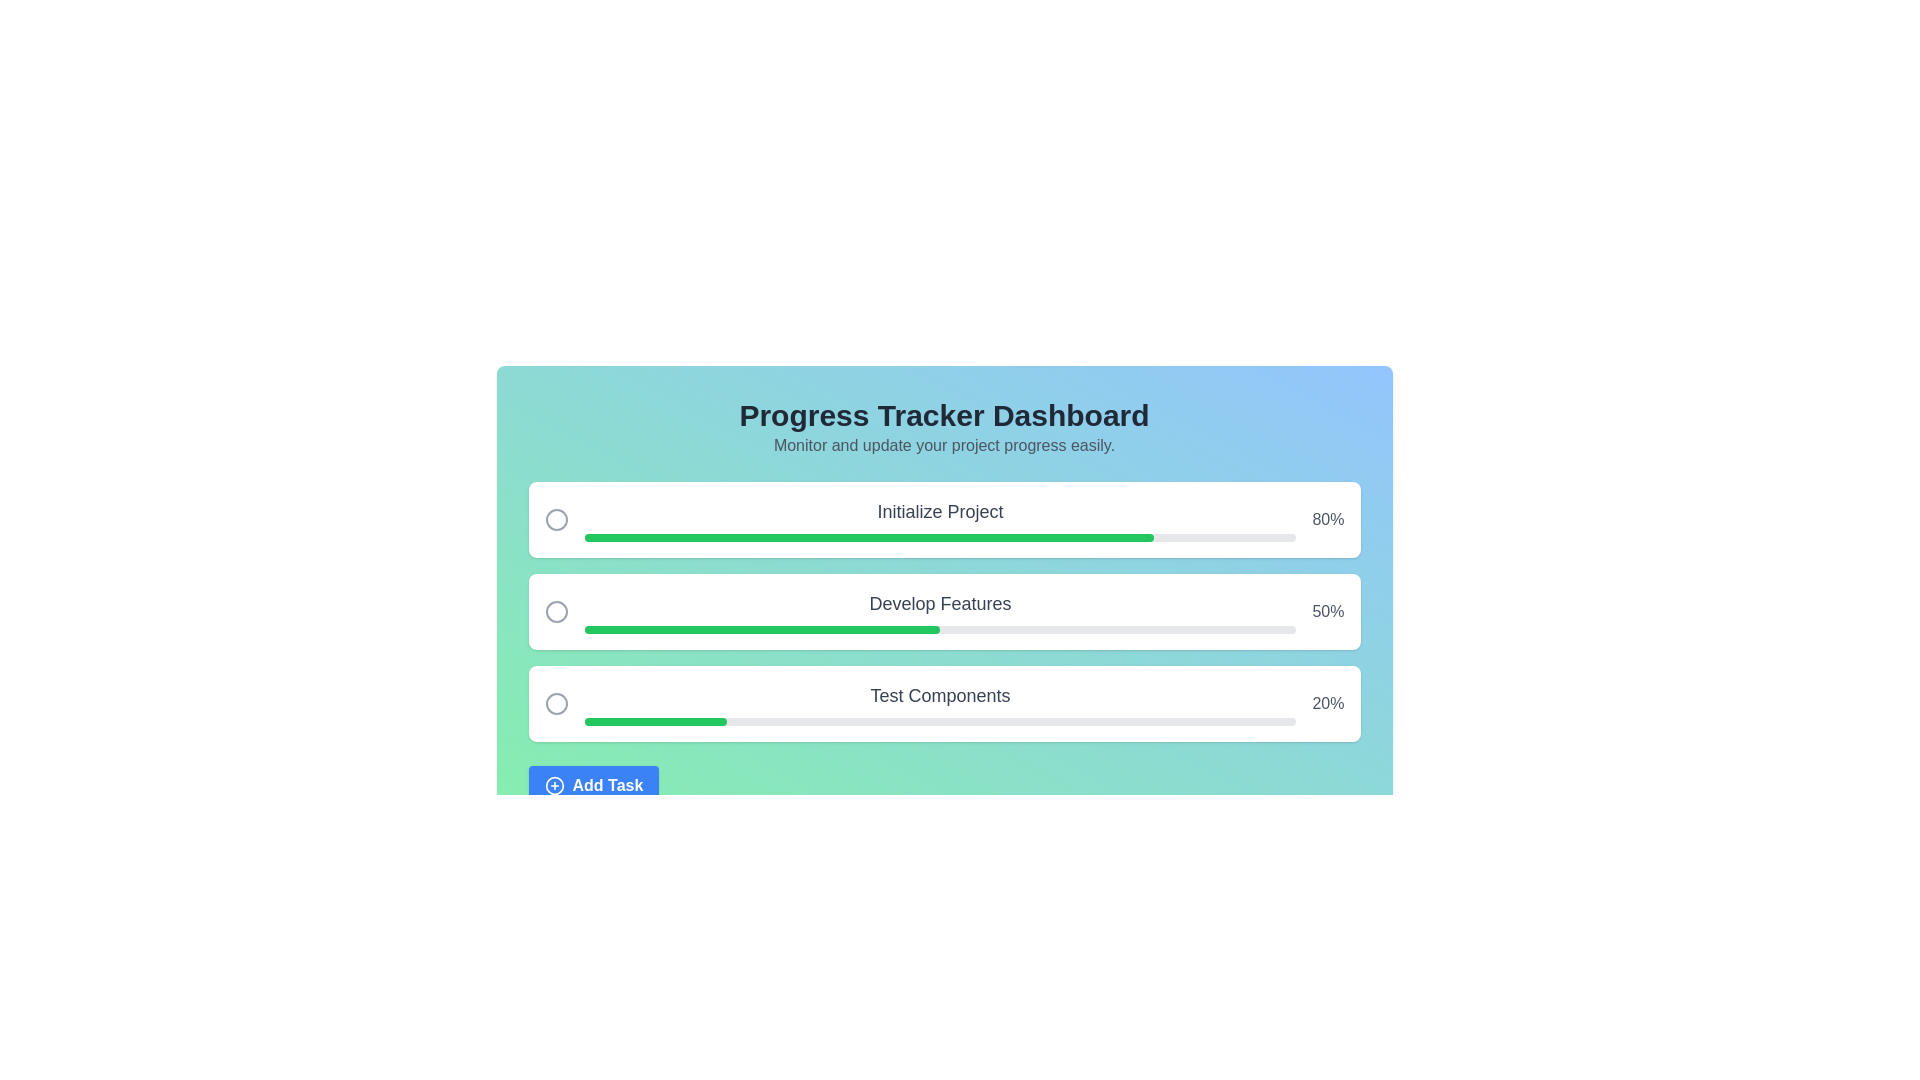 The image size is (1920, 1080). I want to click on the static text label that serves as a subtitle for the 'Progress Tracker Dashboard', providing additional context or instructions, so click(943, 445).